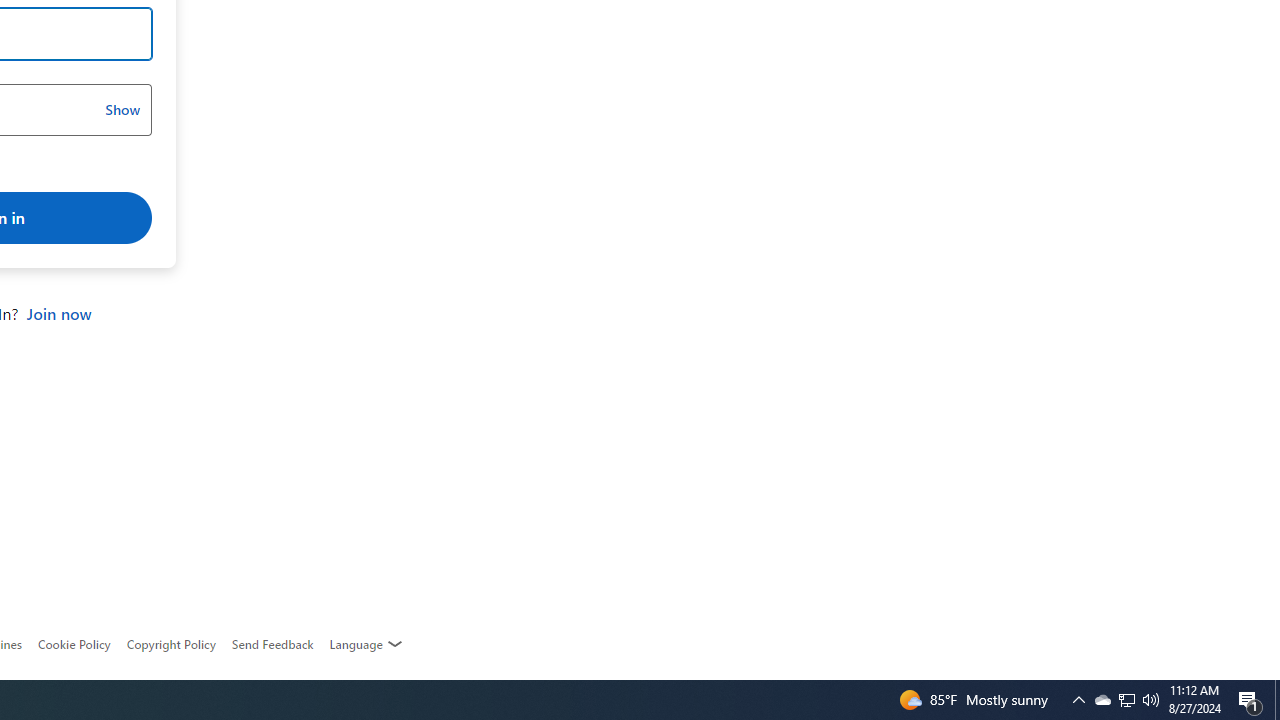 This screenshot has width=1280, height=720. I want to click on 'Send Feedback', so click(271, 644).